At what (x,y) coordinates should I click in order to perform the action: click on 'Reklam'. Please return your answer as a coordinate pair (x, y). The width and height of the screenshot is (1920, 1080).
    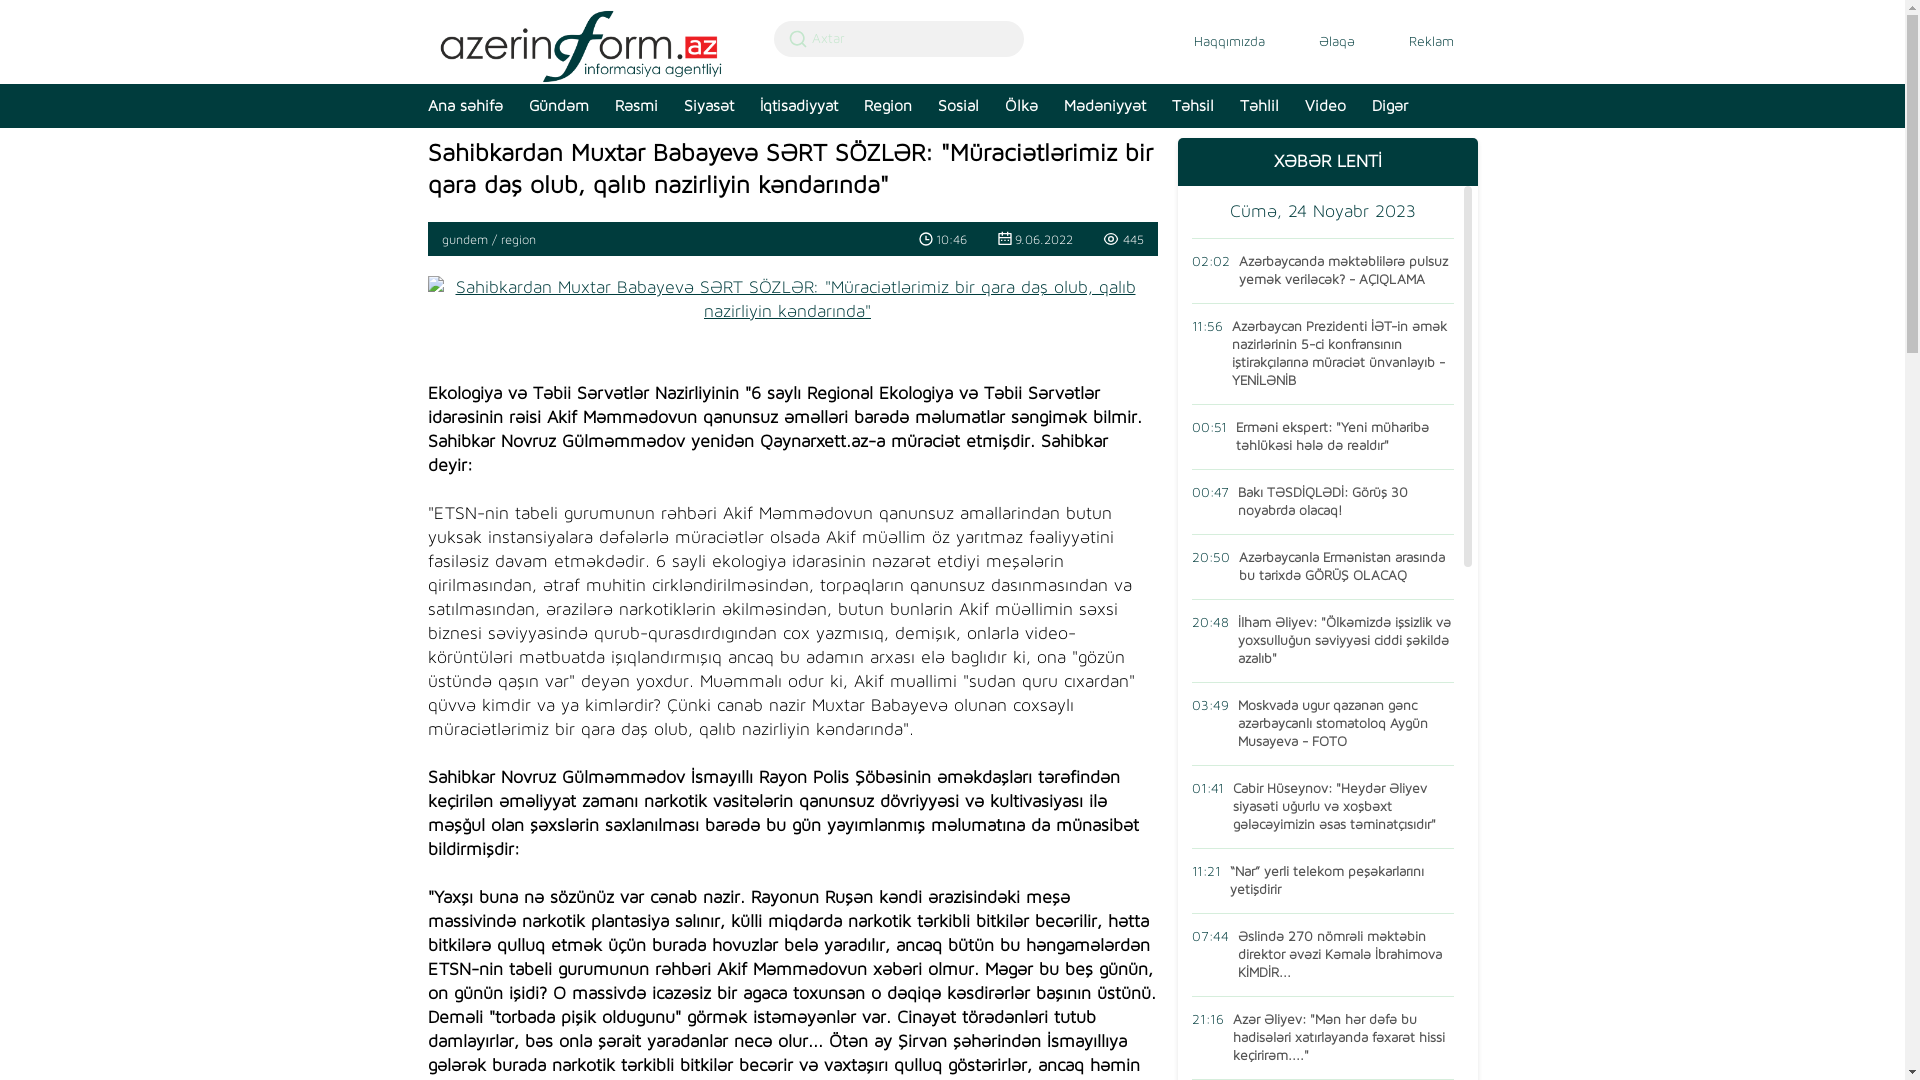
    Looking at the image, I should click on (1417, 41).